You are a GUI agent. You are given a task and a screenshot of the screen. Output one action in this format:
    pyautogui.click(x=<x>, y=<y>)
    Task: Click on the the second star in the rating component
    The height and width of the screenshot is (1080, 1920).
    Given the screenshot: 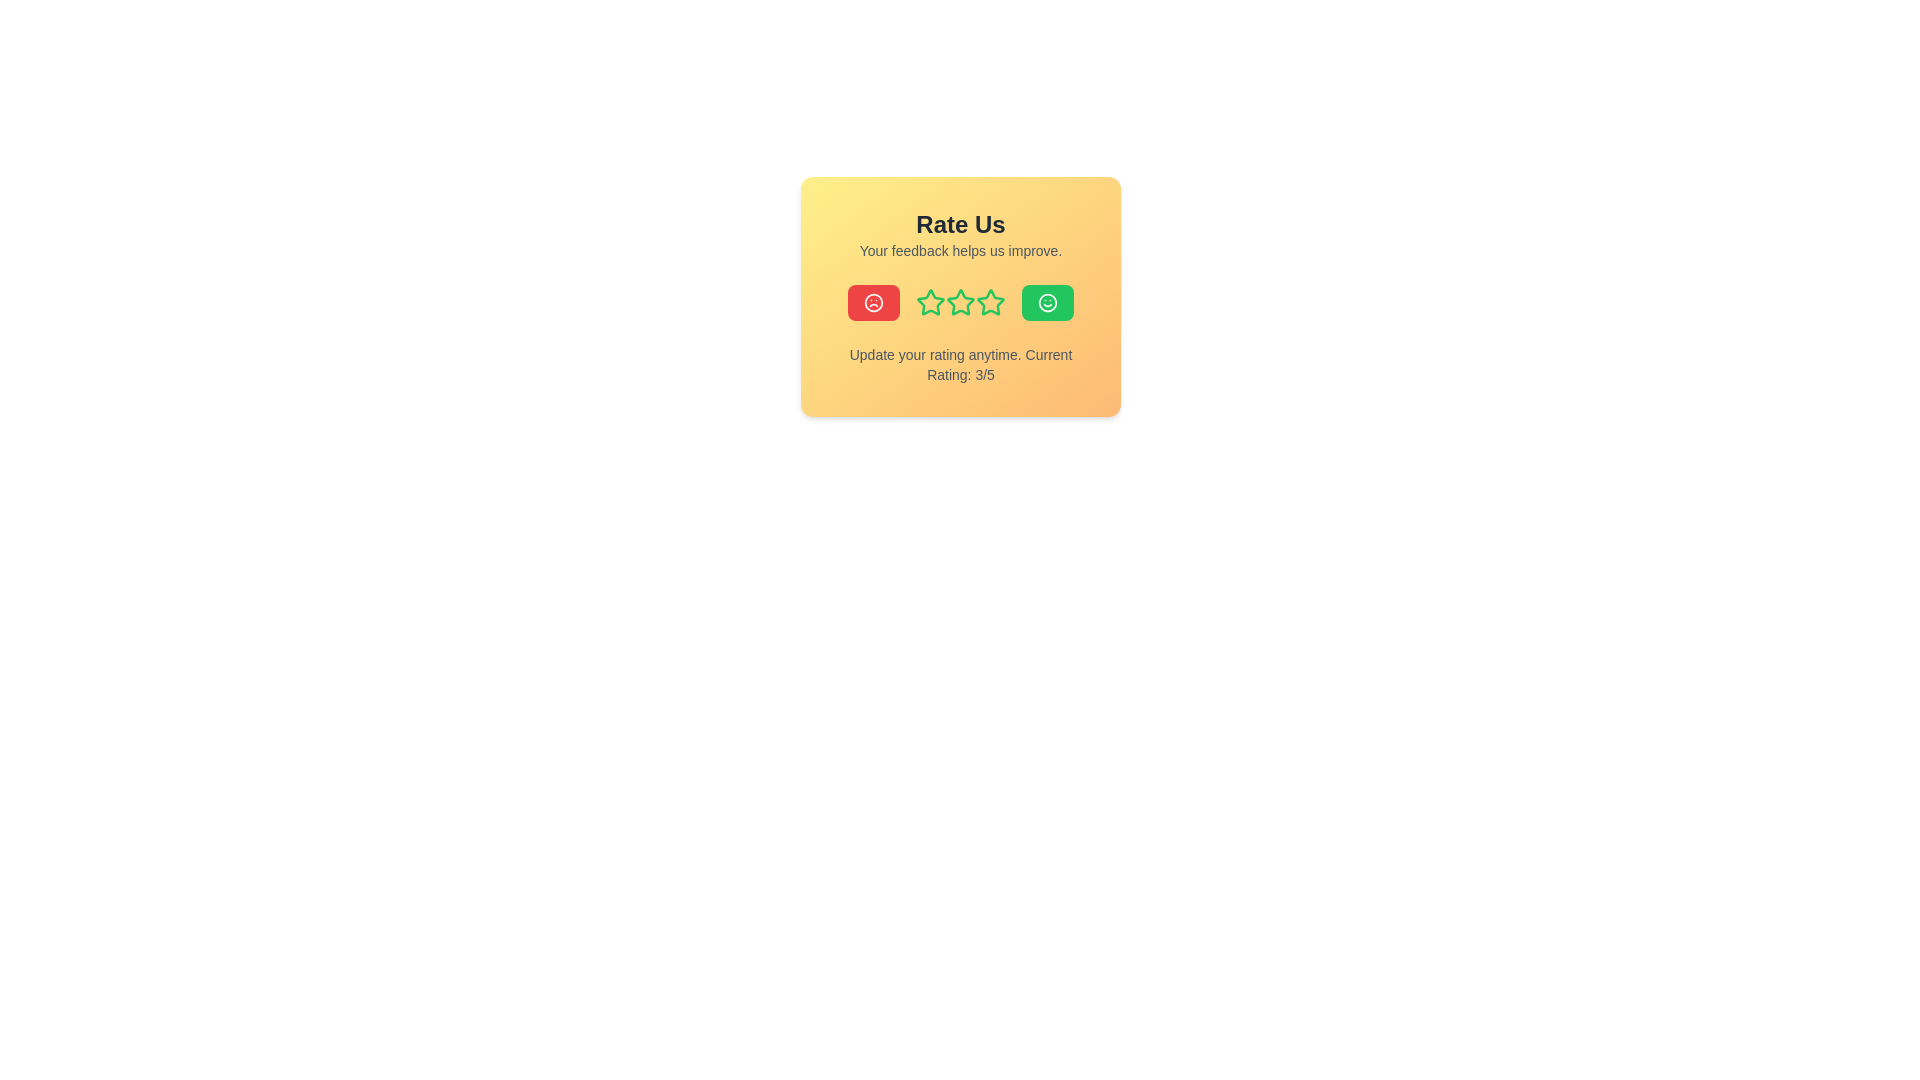 What is the action you would take?
    pyautogui.click(x=930, y=303)
    